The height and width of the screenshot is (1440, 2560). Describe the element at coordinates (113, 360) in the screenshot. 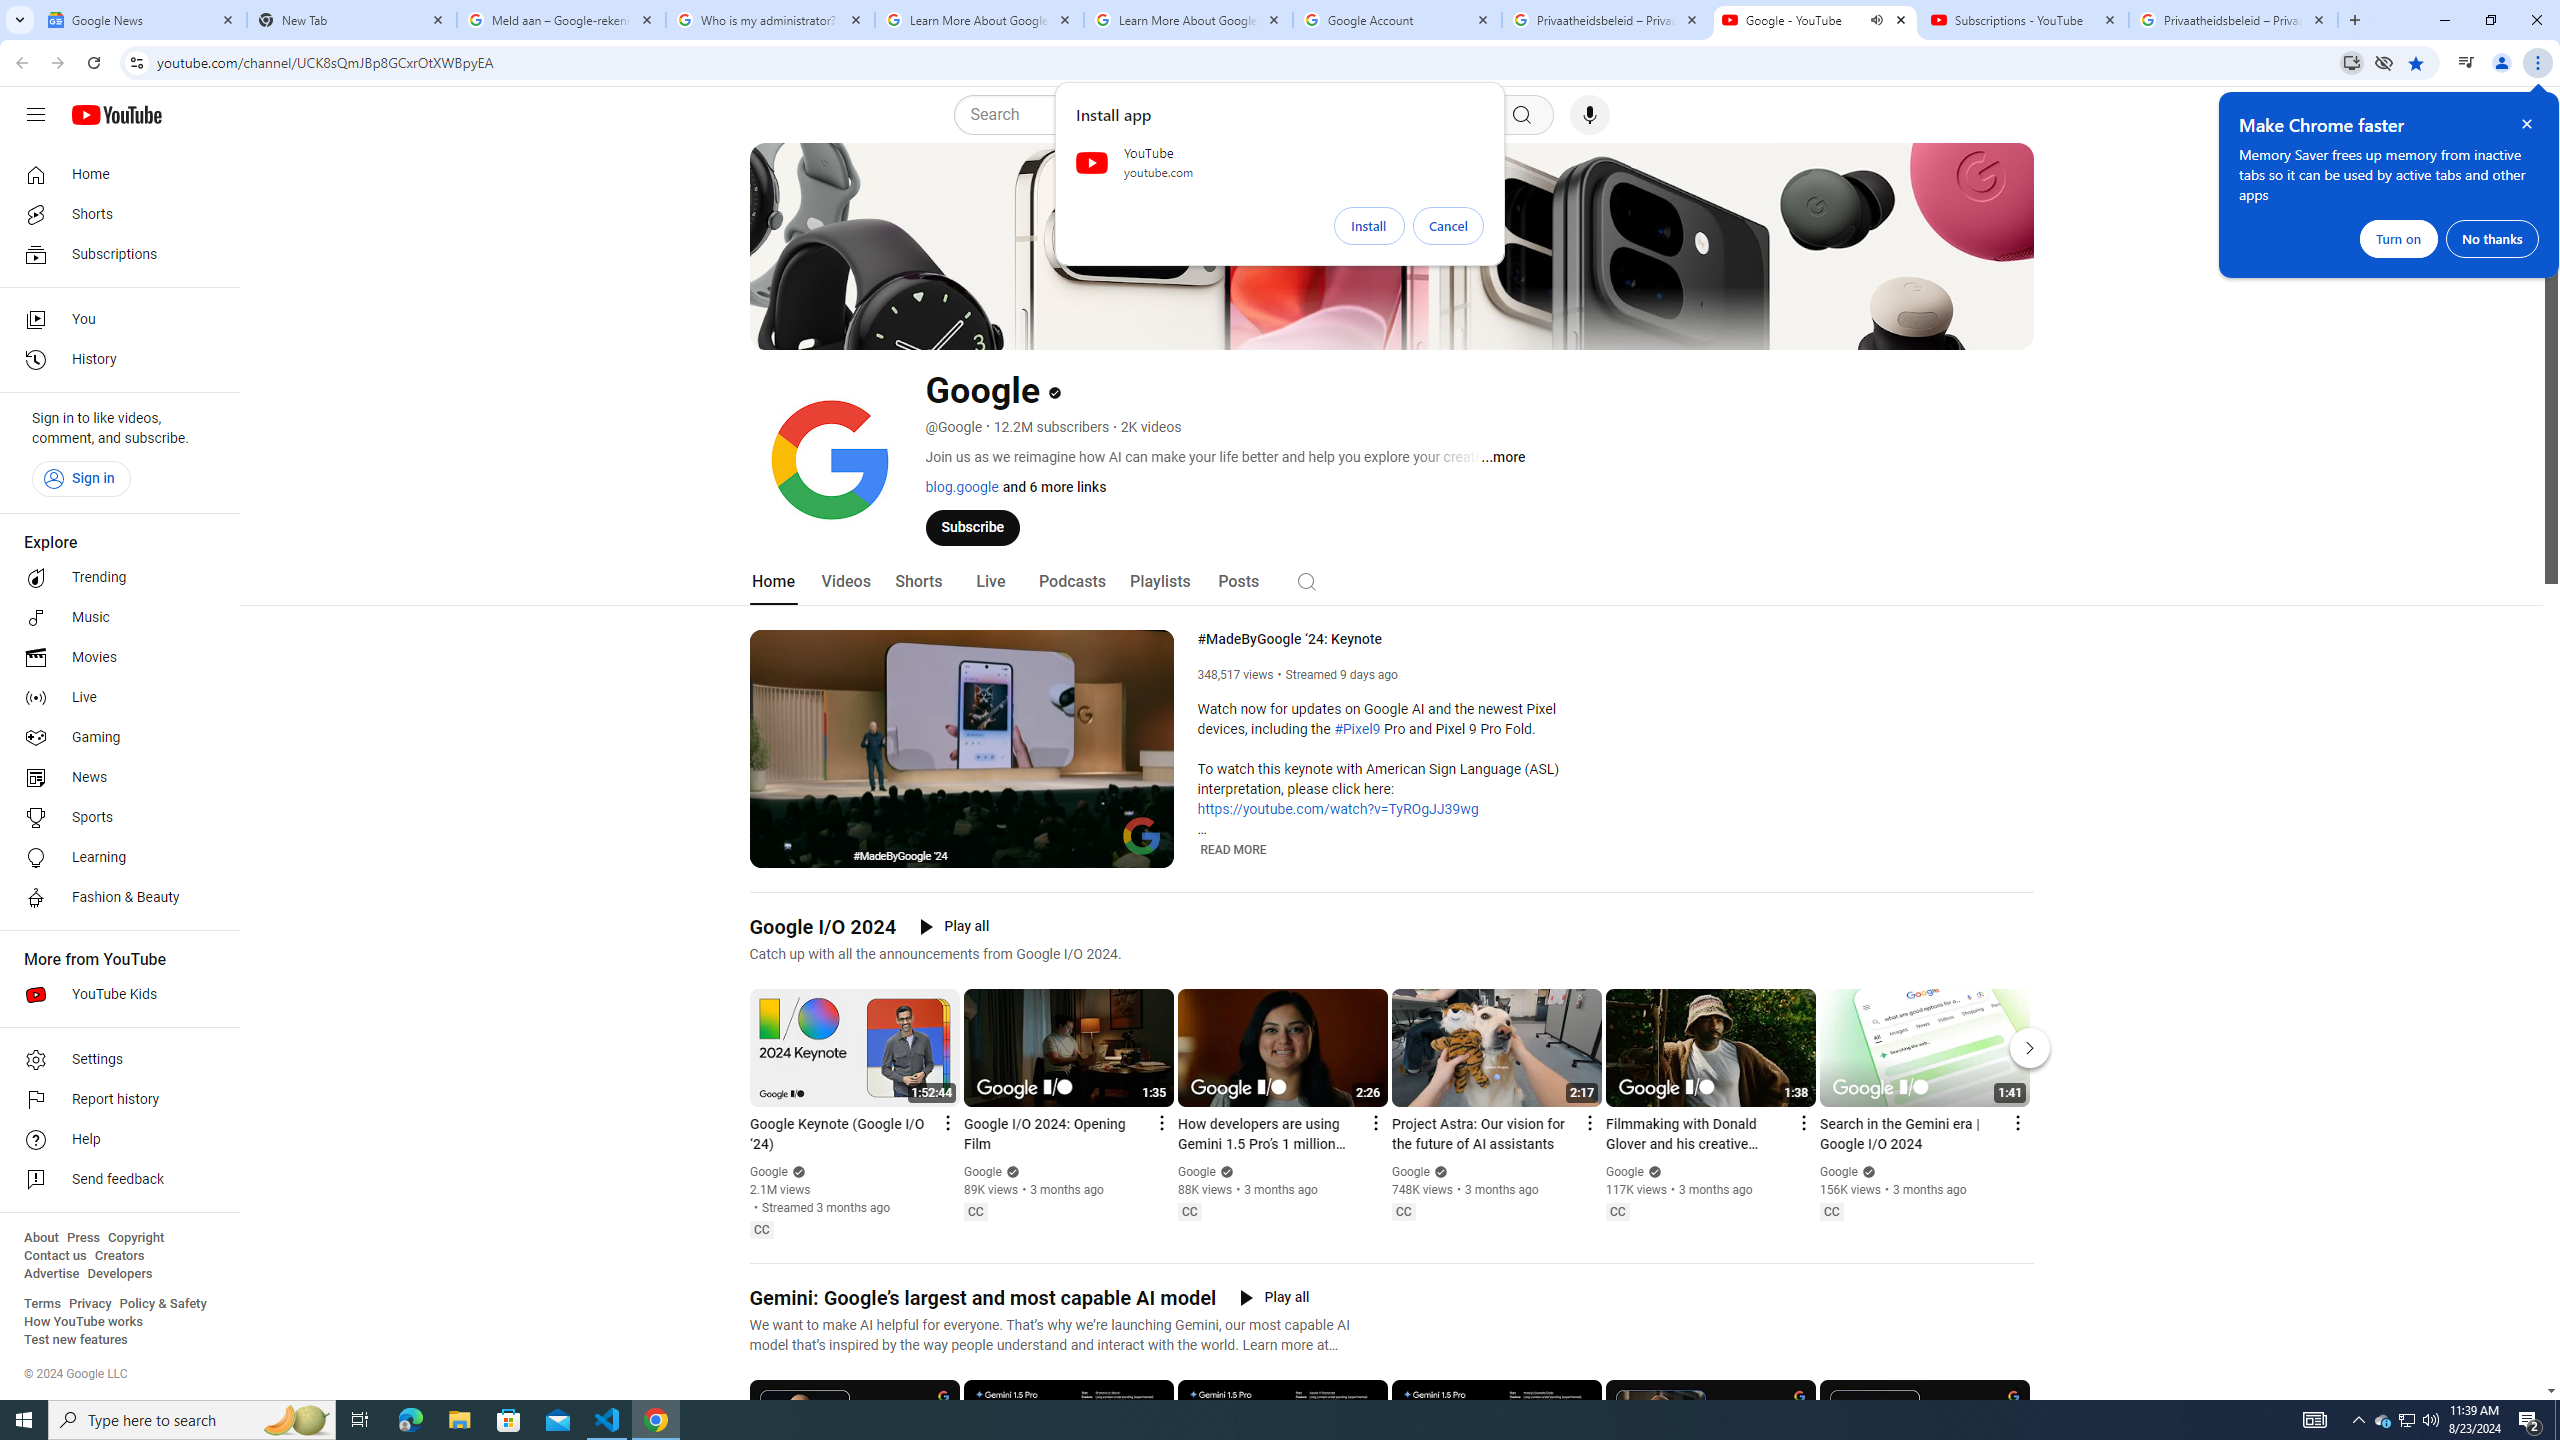

I see `'History'` at that location.